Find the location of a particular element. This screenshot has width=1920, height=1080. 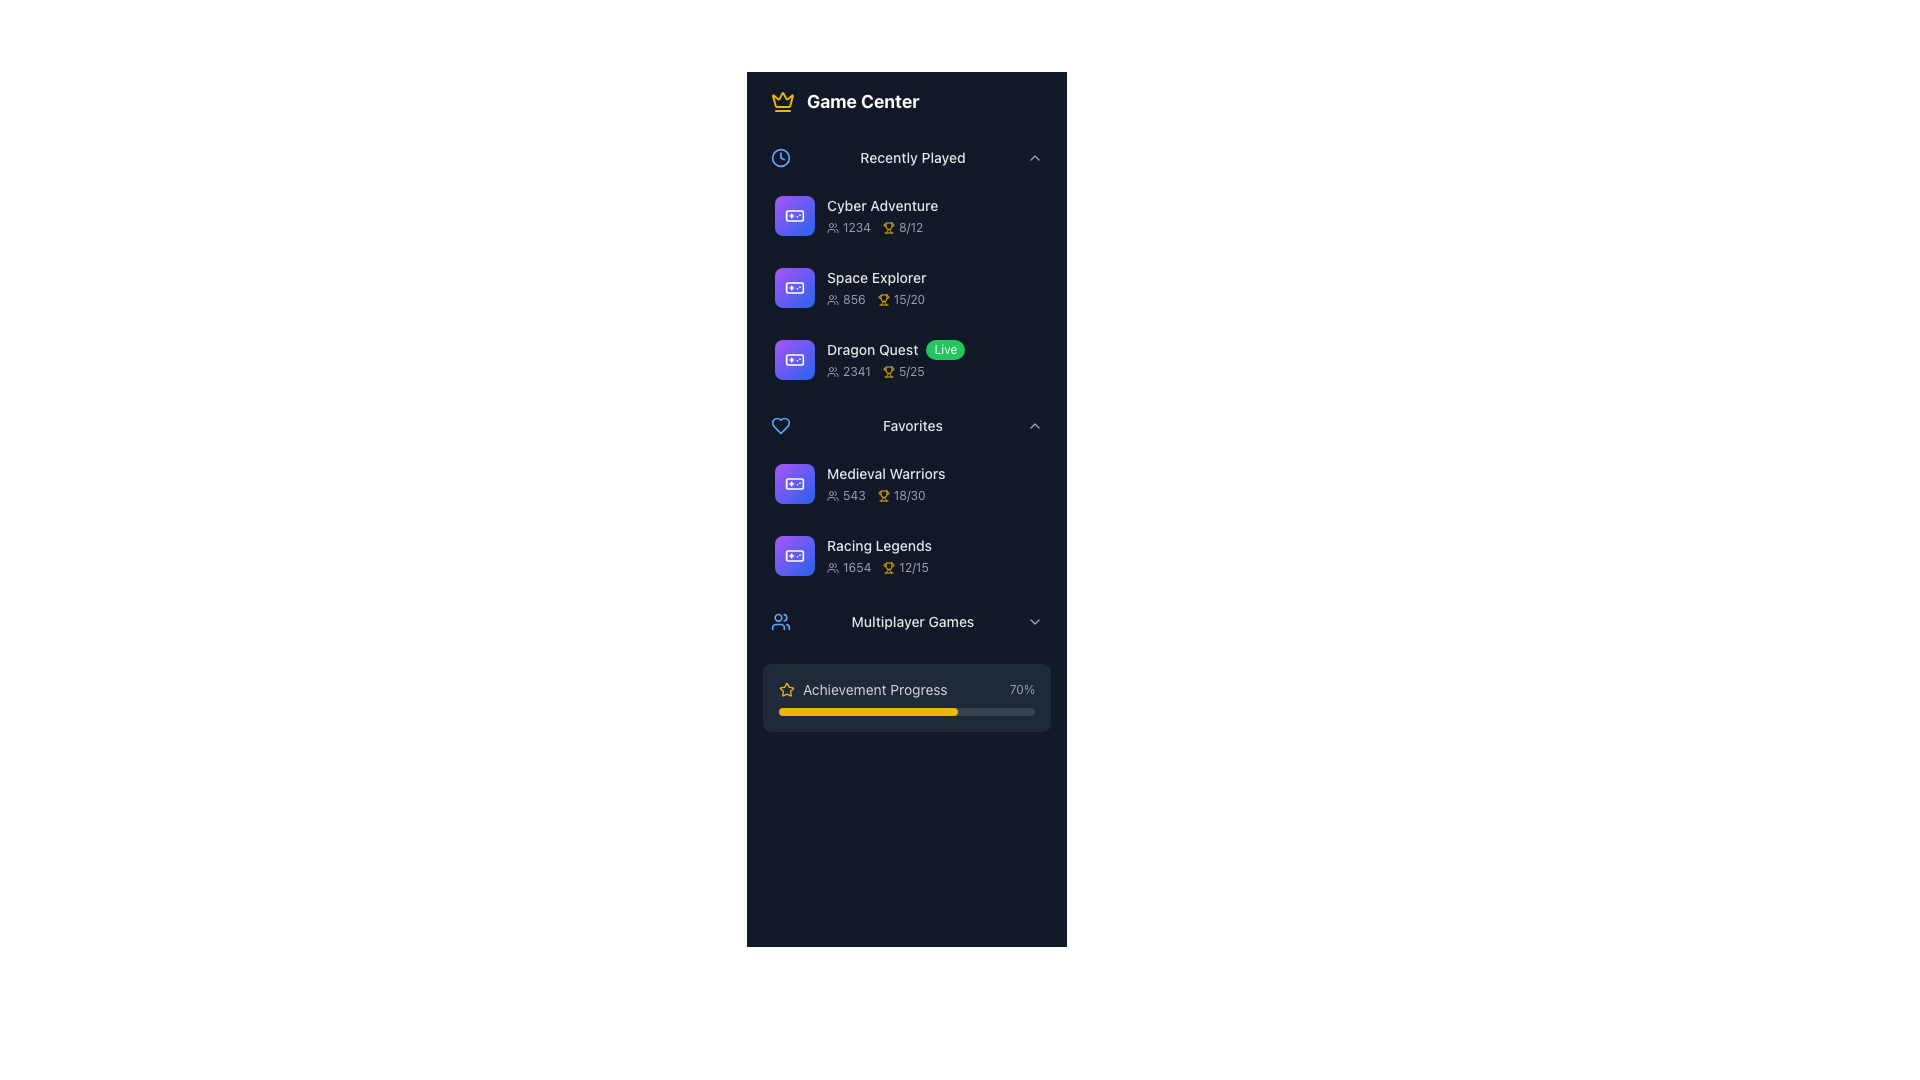

the square icon with rounded corners featuring a white outline of a gaming controller in the 'Recently Played' section is located at coordinates (794, 288).